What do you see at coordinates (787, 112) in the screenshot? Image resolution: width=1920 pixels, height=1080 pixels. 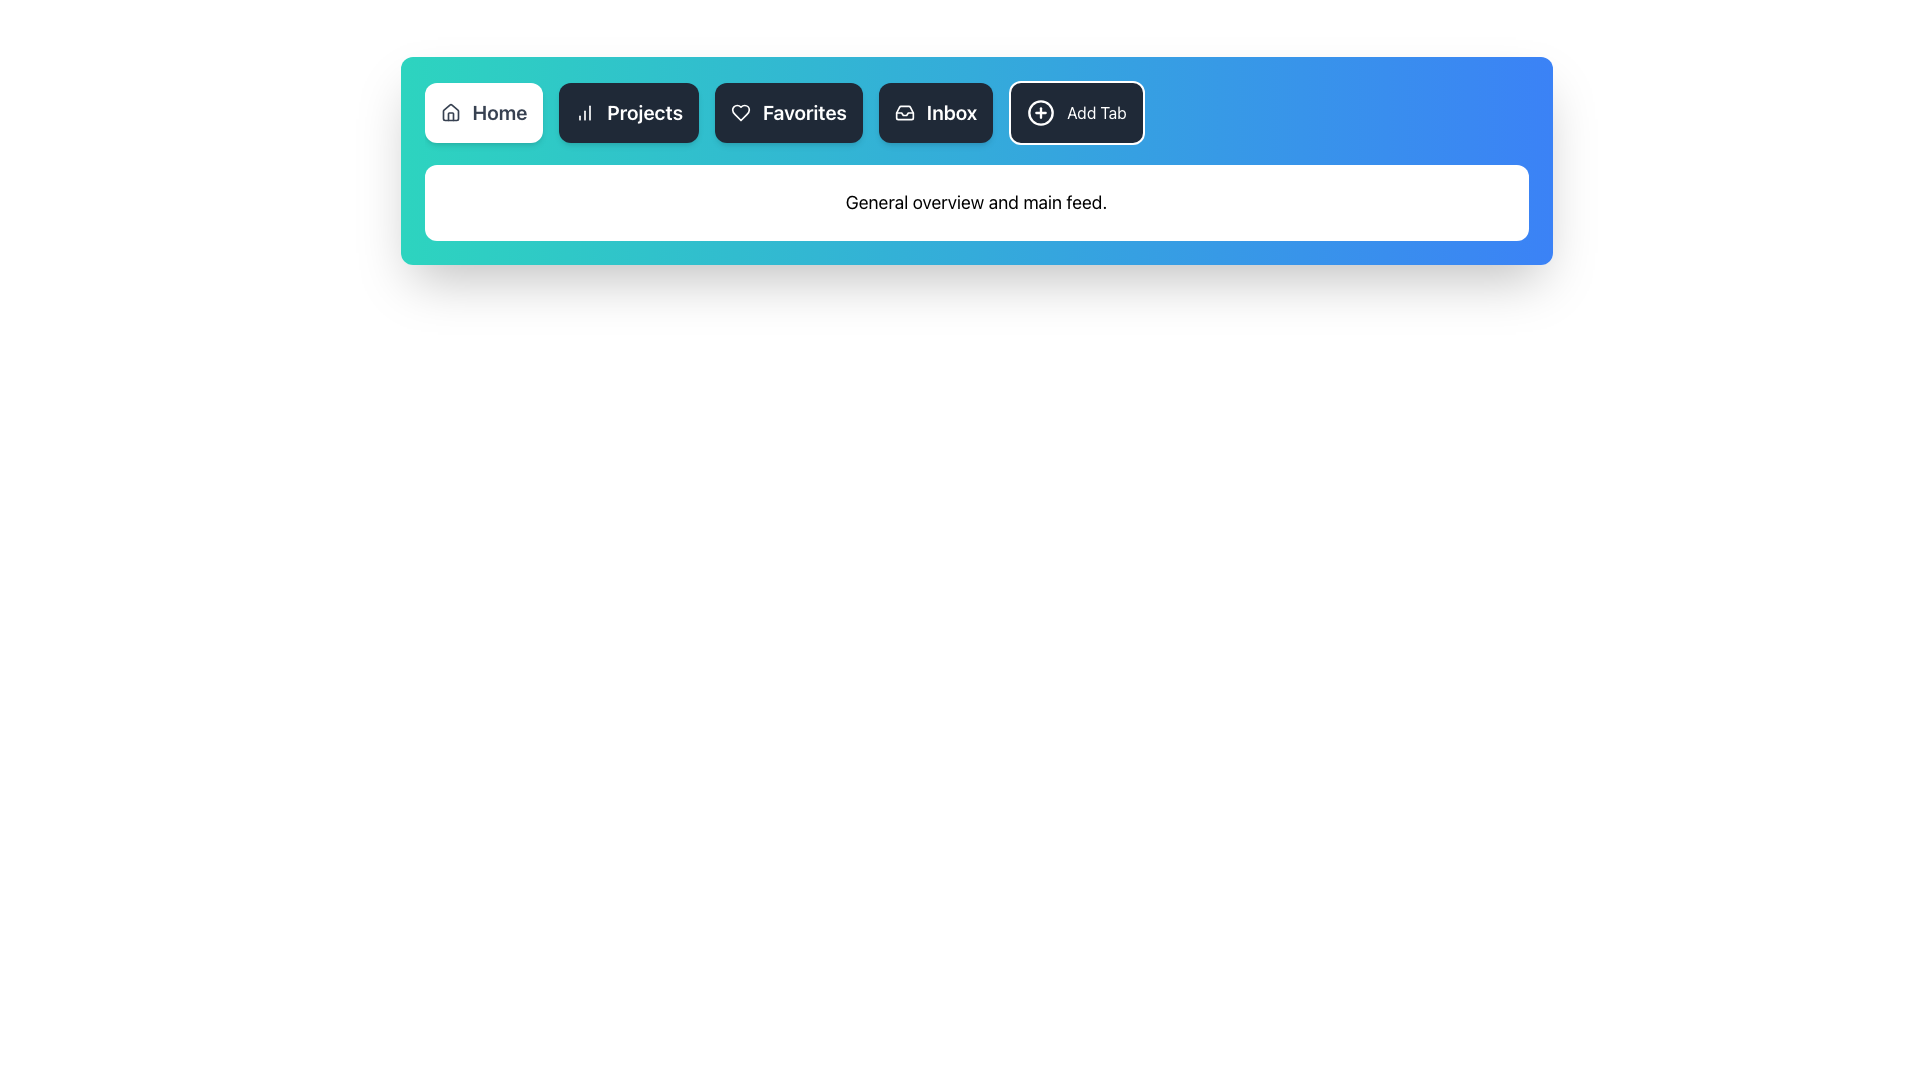 I see `the navigation button for 'Favorites', which is the third button in a horizontal group of navigation buttons` at bounding box center [787, 112].